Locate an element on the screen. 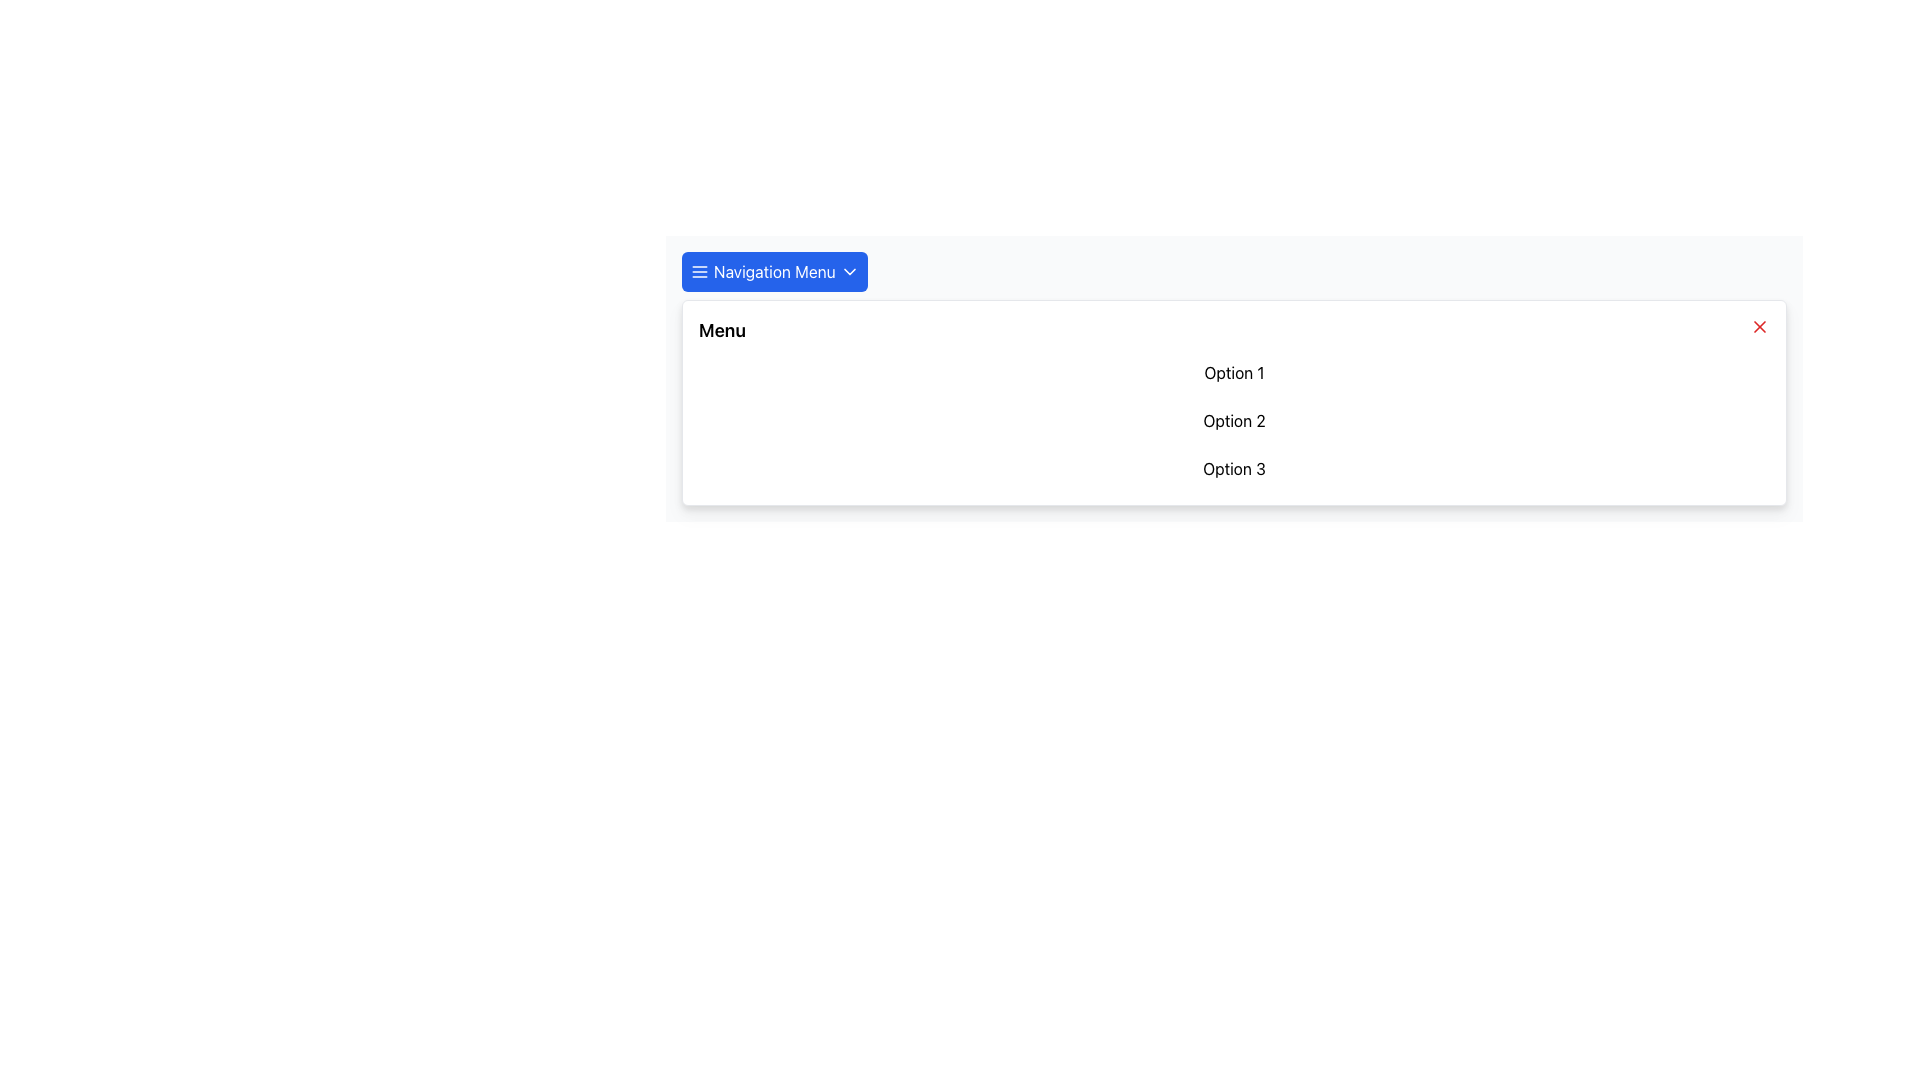 Image resolution: width=1920 pixels, height=1080 pixels. the red close icon resembling a cross located at the top-right corner of the dropdown panel is located at coordinates (1760, 326).